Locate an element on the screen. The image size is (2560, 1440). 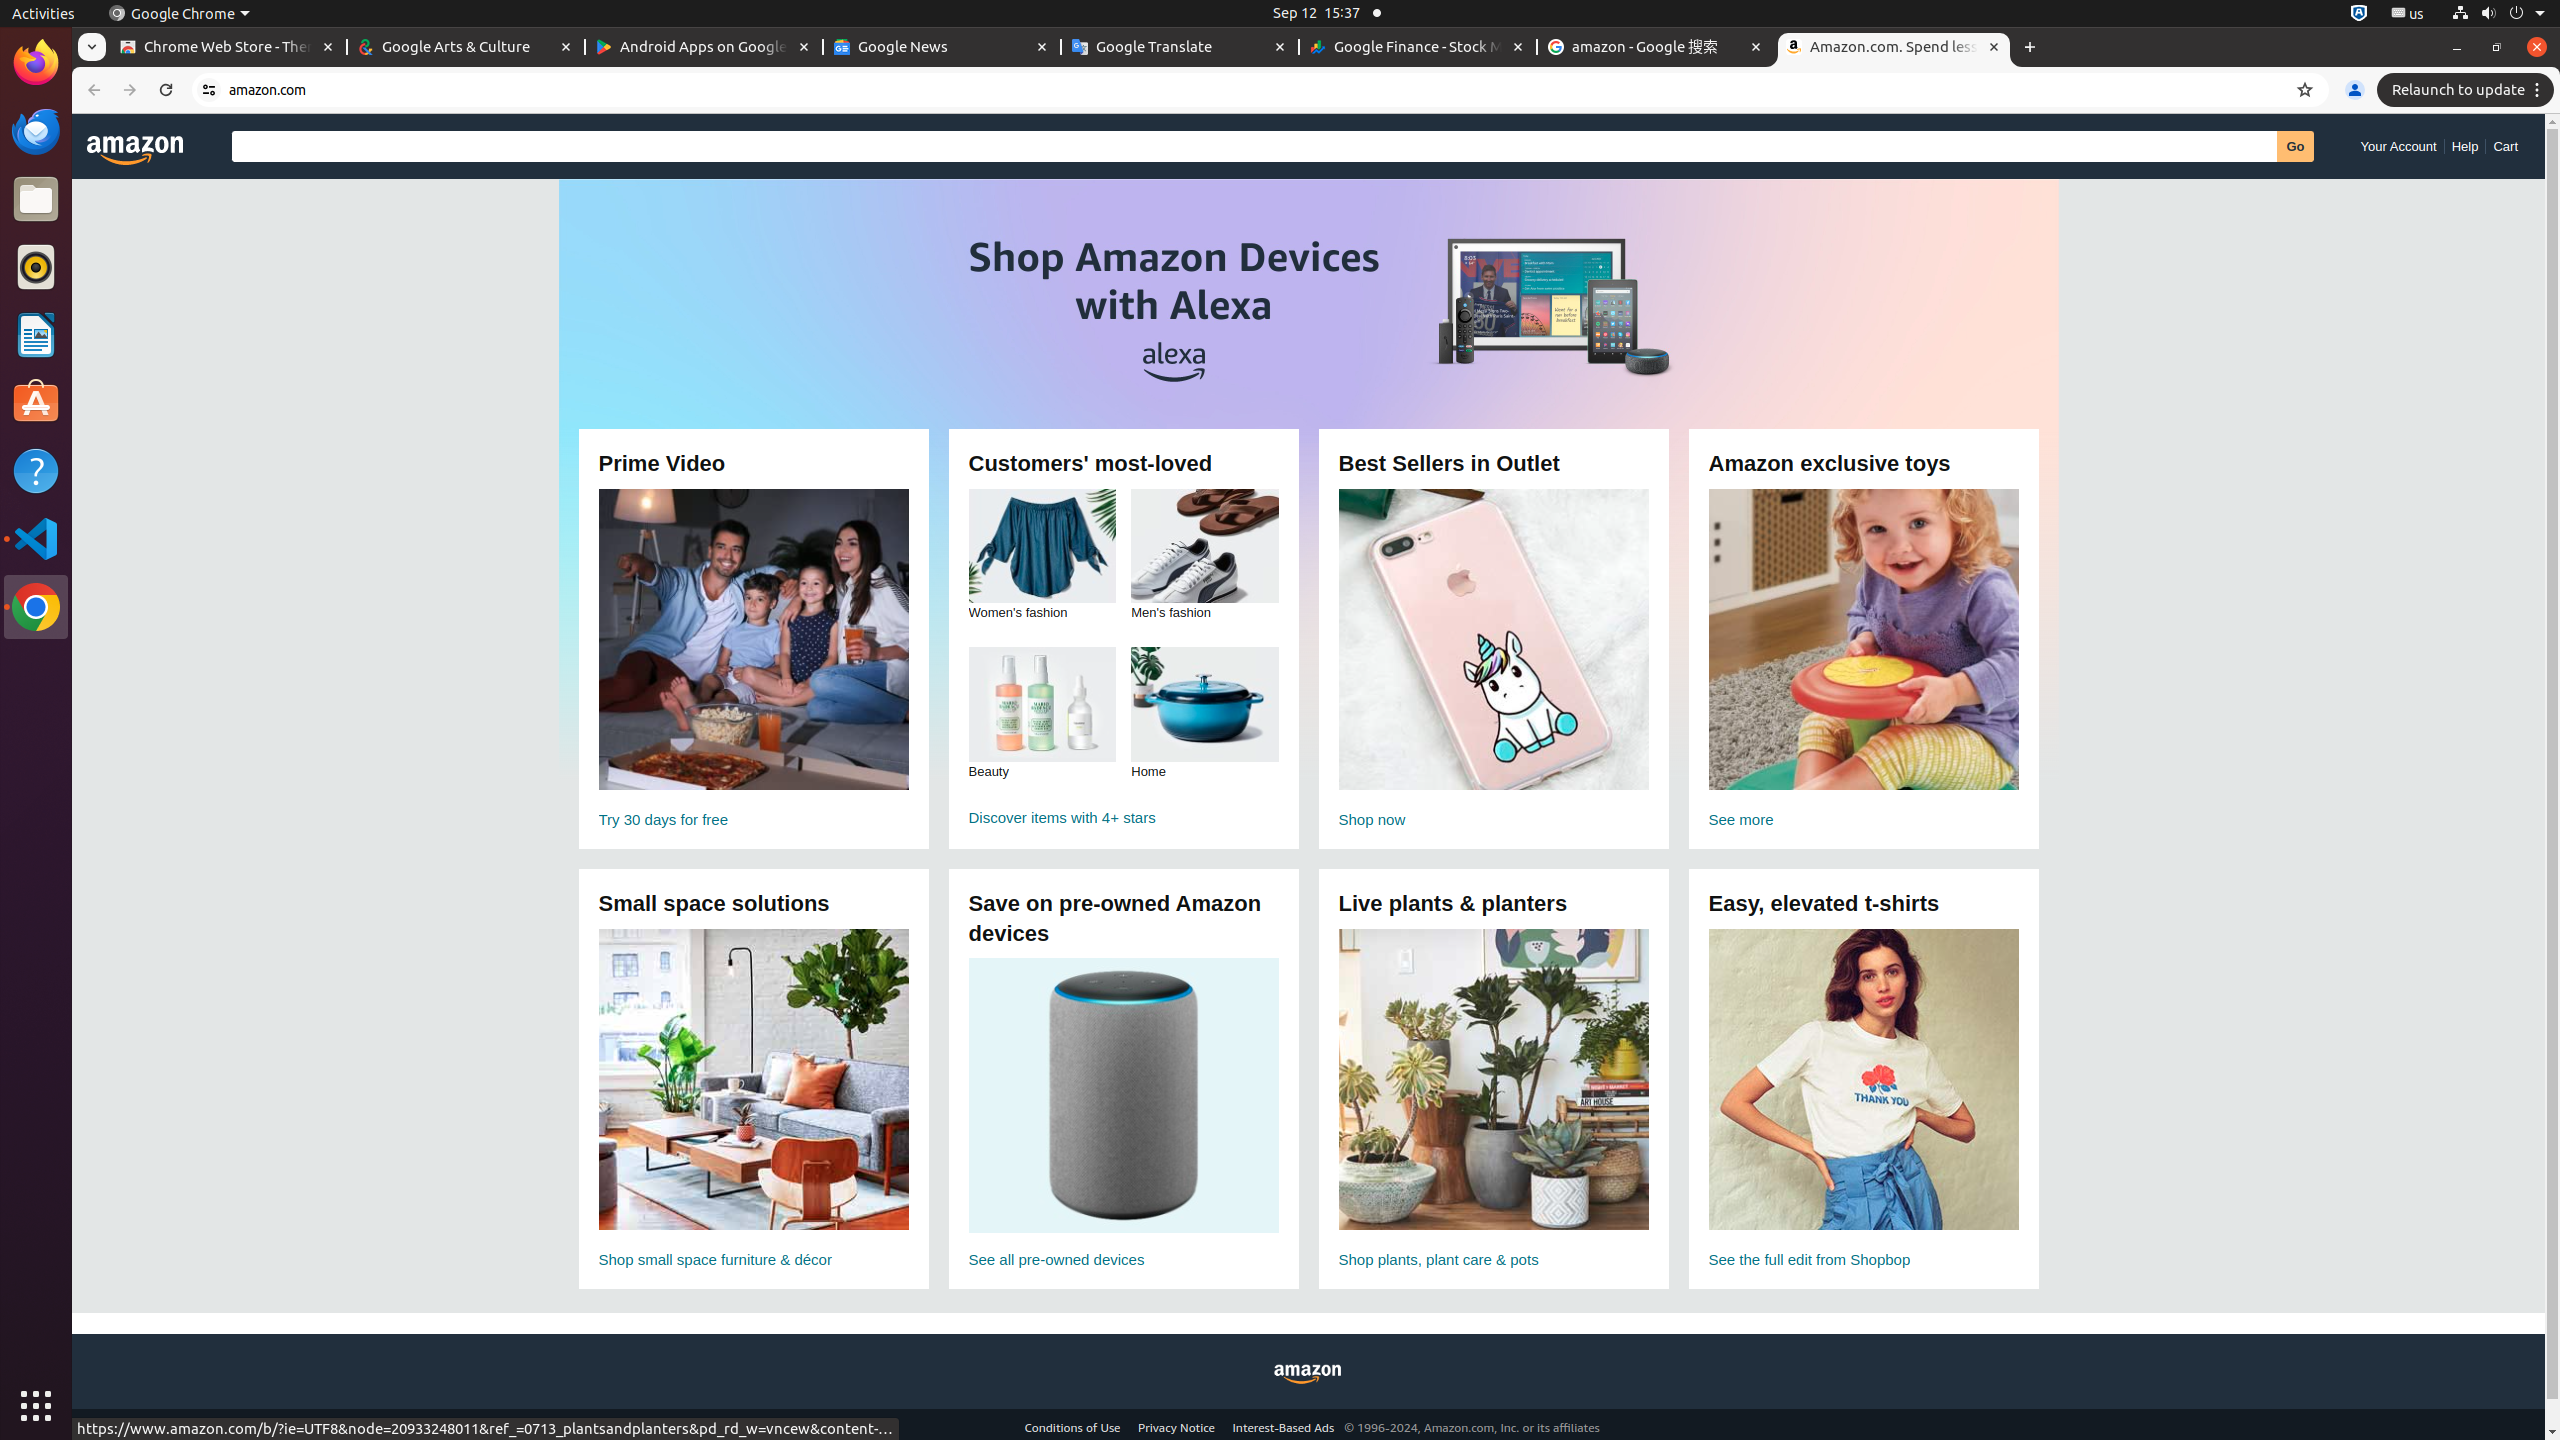
'Cart' is located at coordinates (2504, 145).